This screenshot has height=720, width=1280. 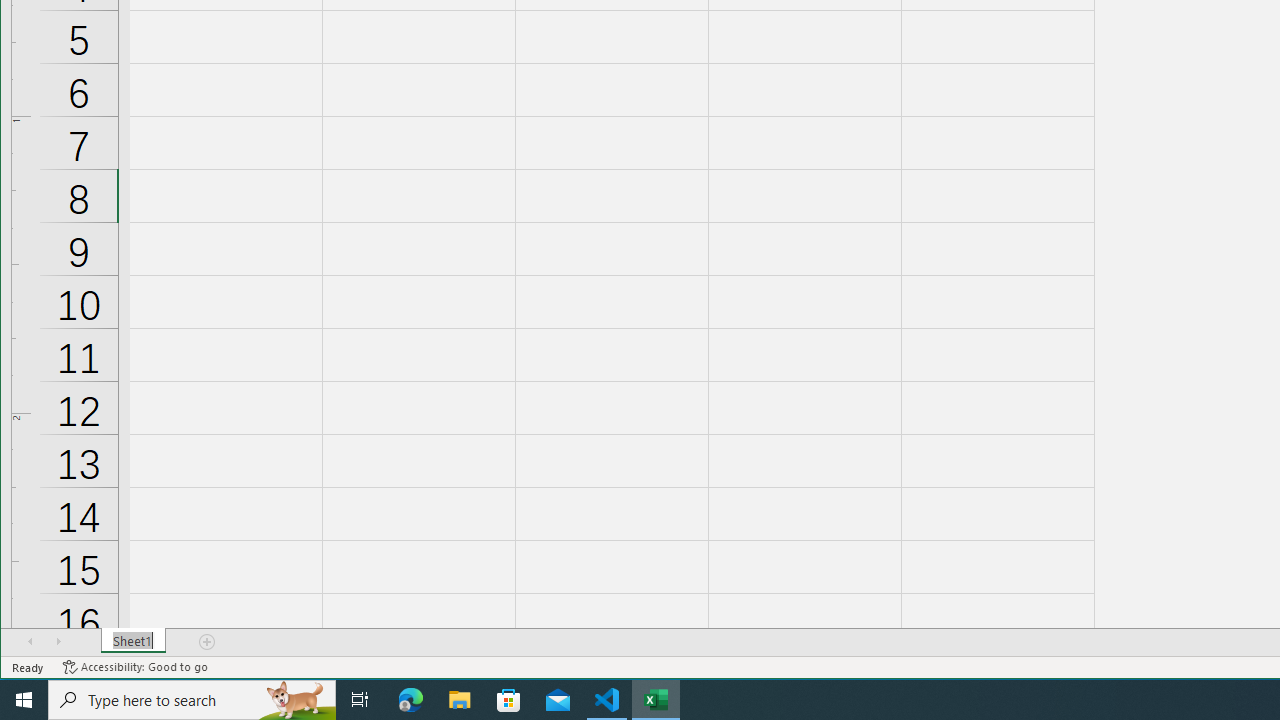 What do you see at coordinates (58, 641) in the screenshot?
I see `'Scroll Right'` at bounding box center [58, 641].